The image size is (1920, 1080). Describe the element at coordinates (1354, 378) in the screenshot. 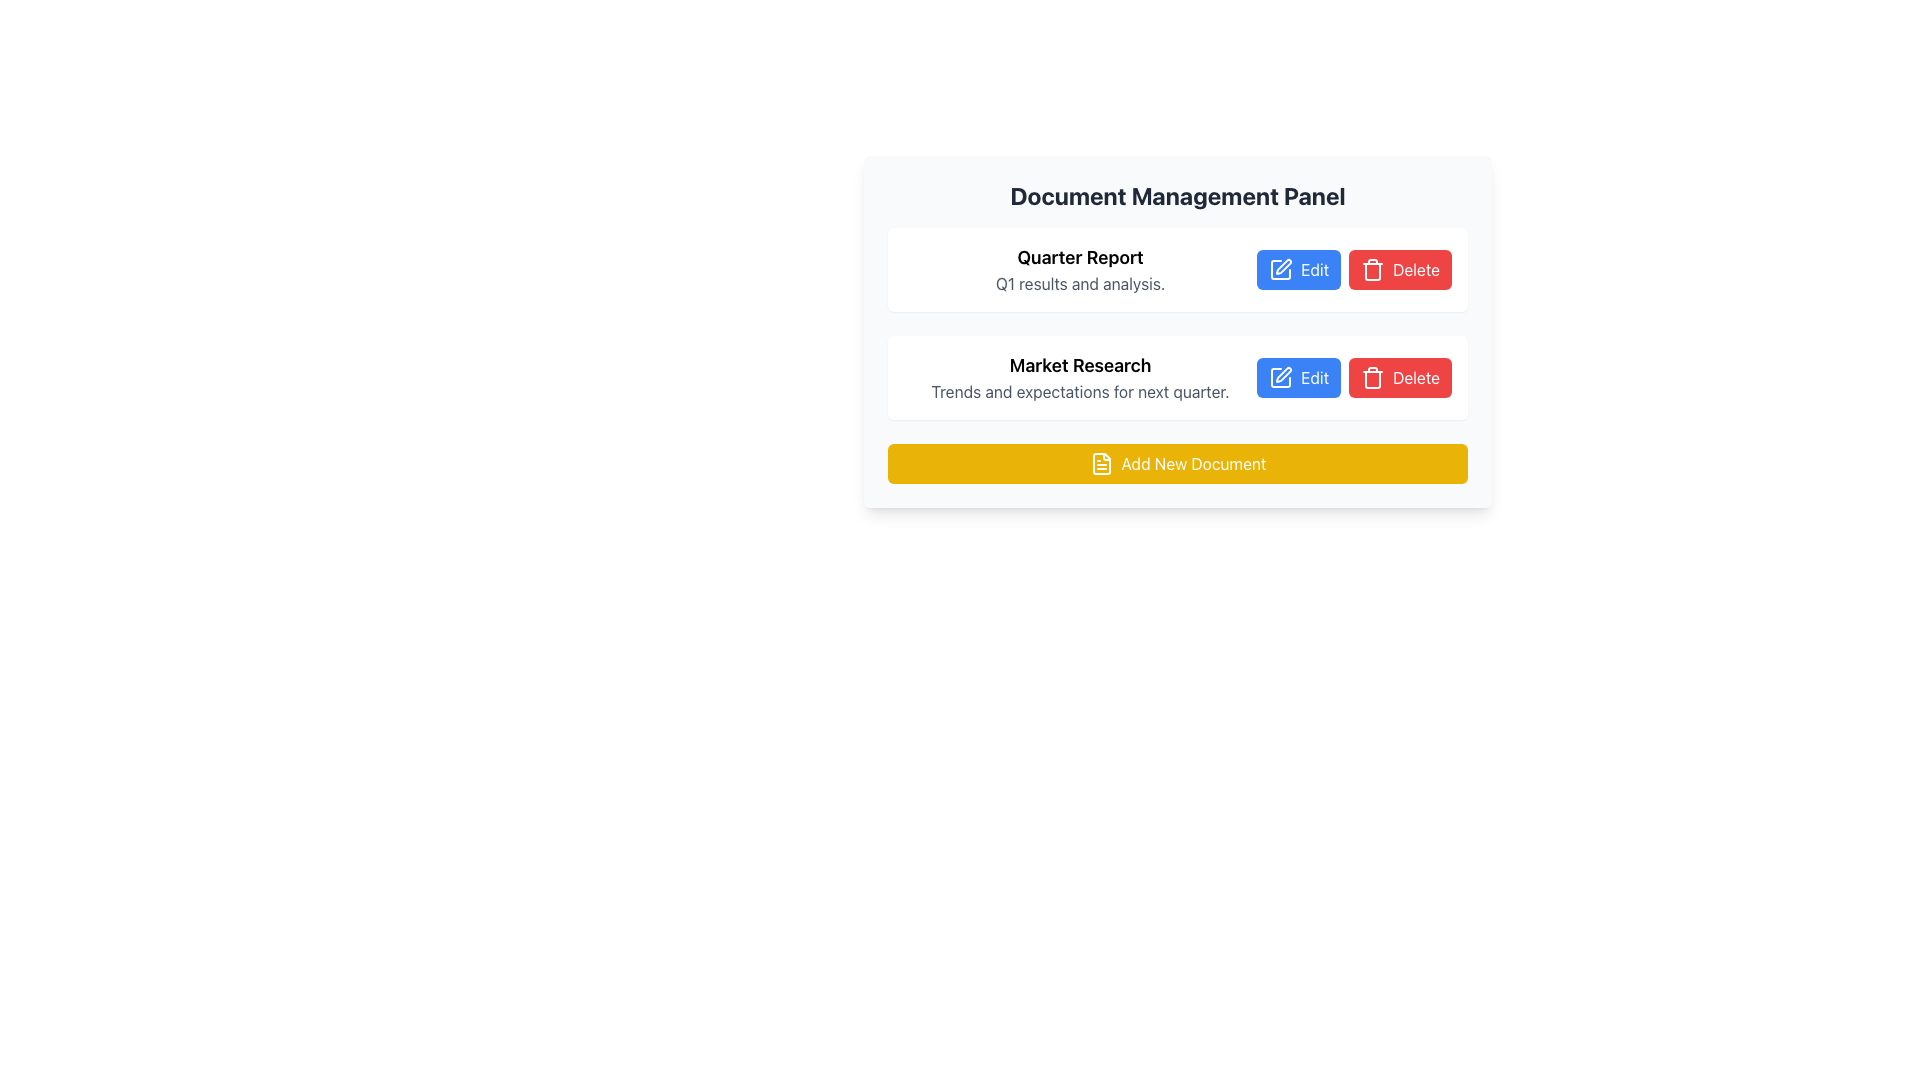

I see `the Action button group containing 'Edit' and 'Delete' buttons within the 'Market Research' section` at that location.